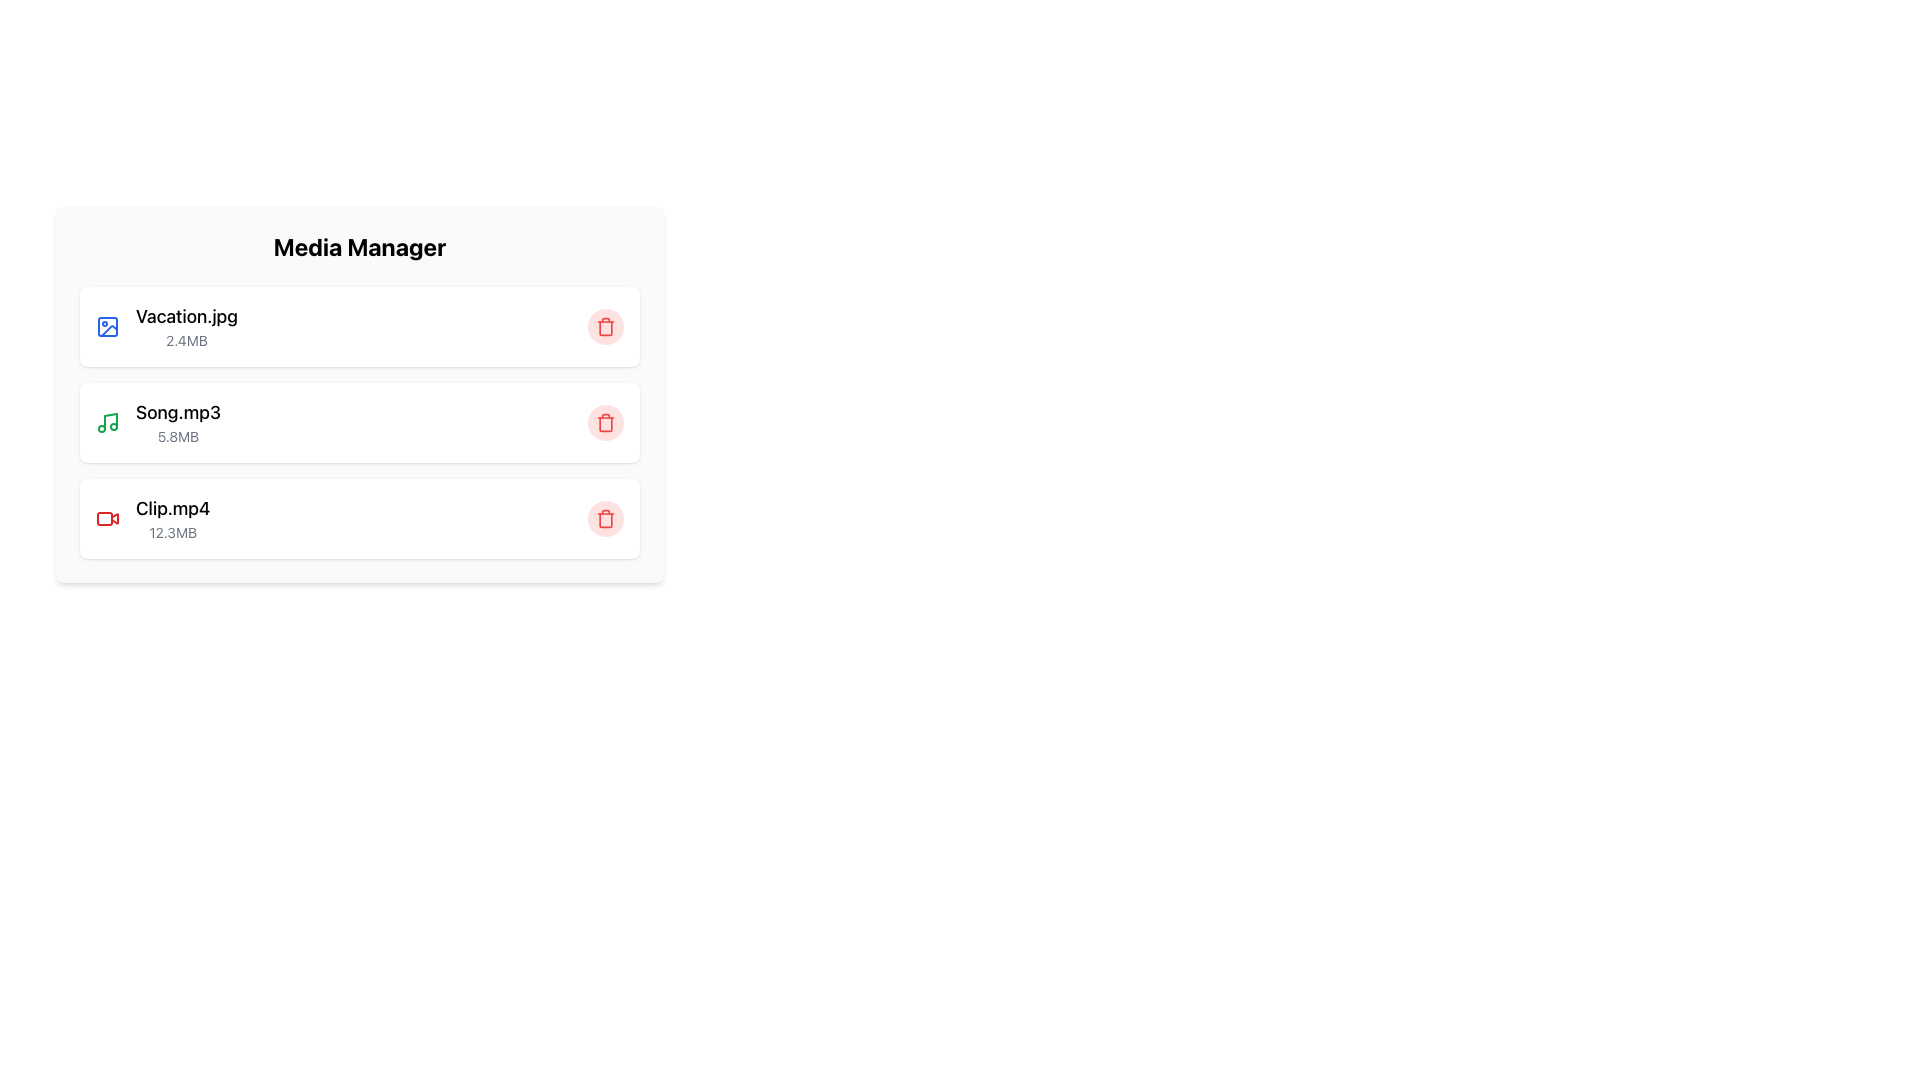 The width and height of the screenshot is (1920, 1080). What do you see at coordinates (107, 518) in the screenshot?
I see `the video file icon that is red and resembles a video camera, located next to the 'Clip.mp4 12.3MB' text in the Media Manager section` at bounding box center [107, 518].